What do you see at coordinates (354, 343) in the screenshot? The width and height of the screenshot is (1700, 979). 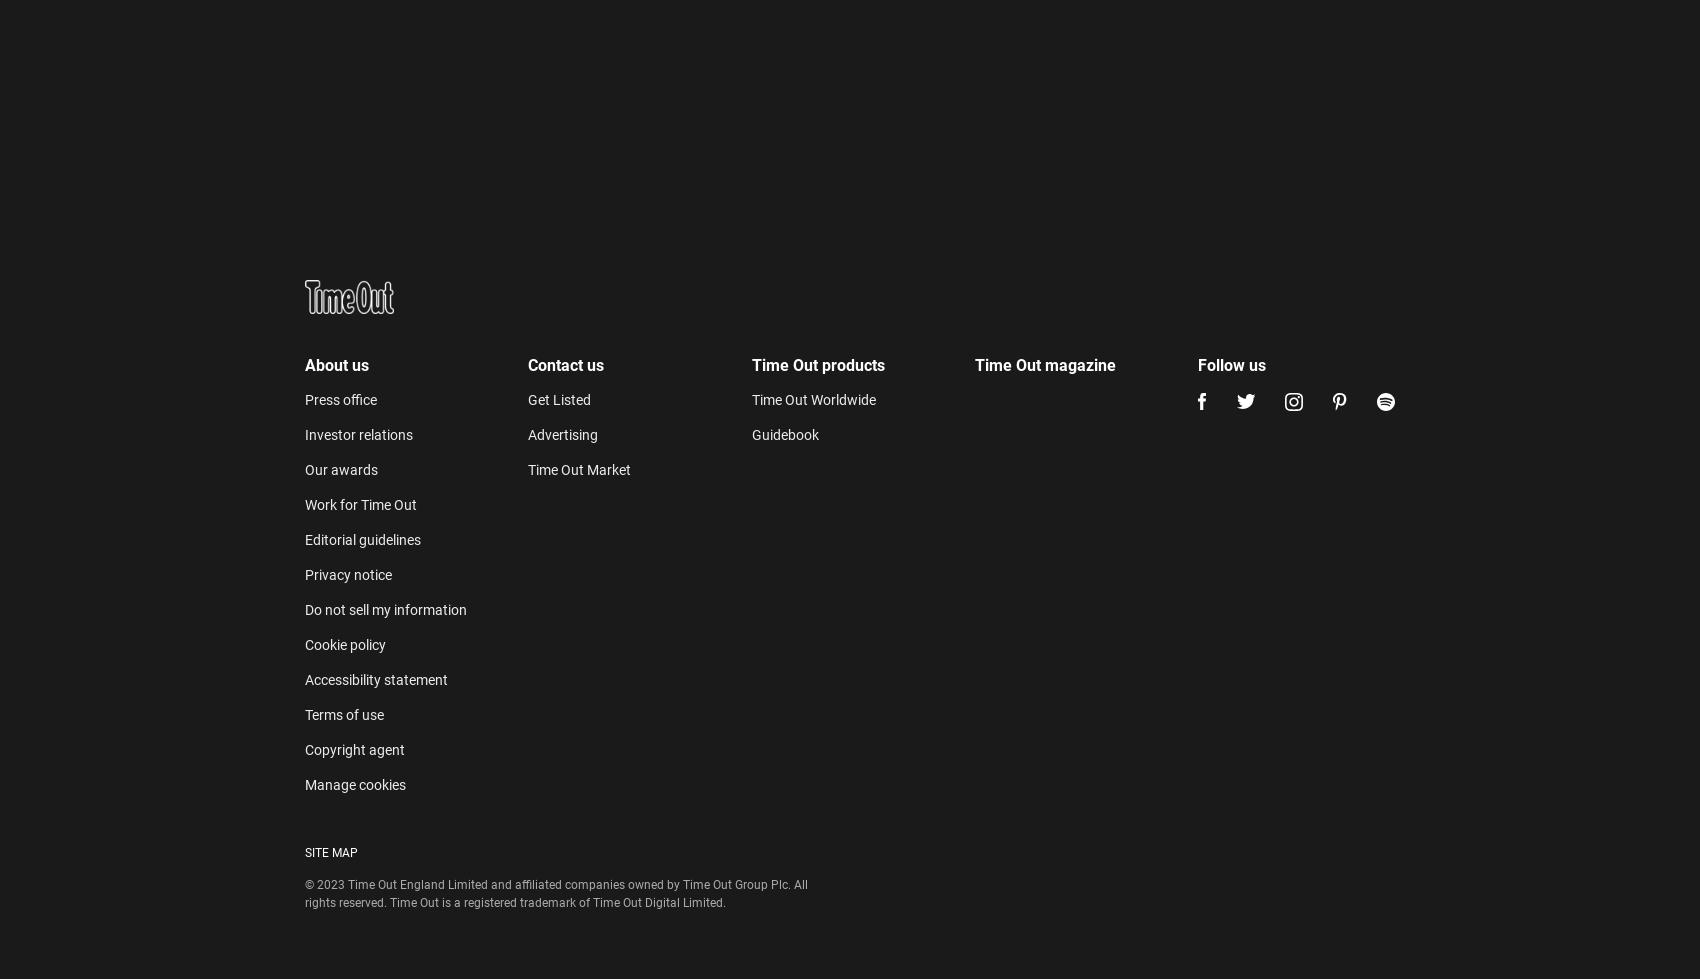 I see `'Manage cookies'` at bounding box center [354, 343].